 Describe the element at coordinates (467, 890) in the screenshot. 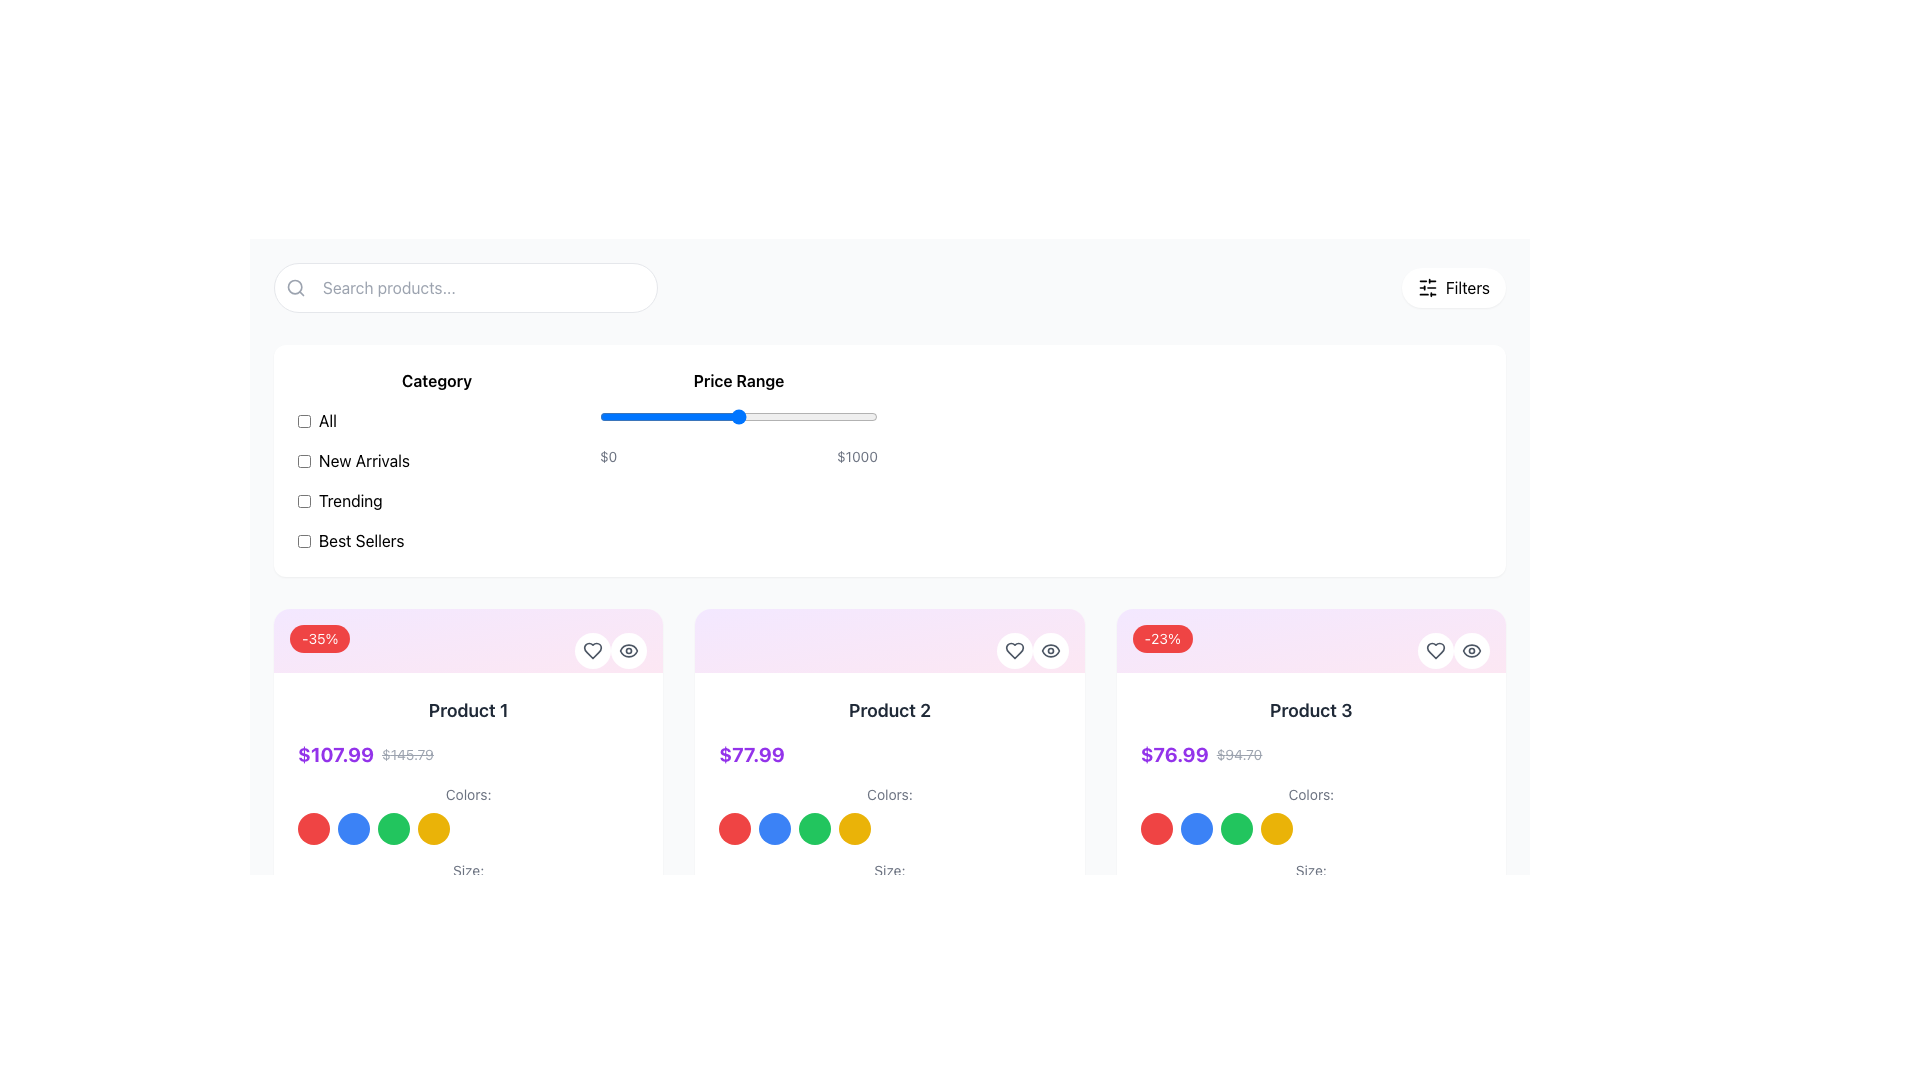

I see `the size selection buttons labeled 'XS', 'S', 'M', 'L', and 'XL' in the Selector group located beneath the 'Colors:' section of 'Product 1' card` at that location.